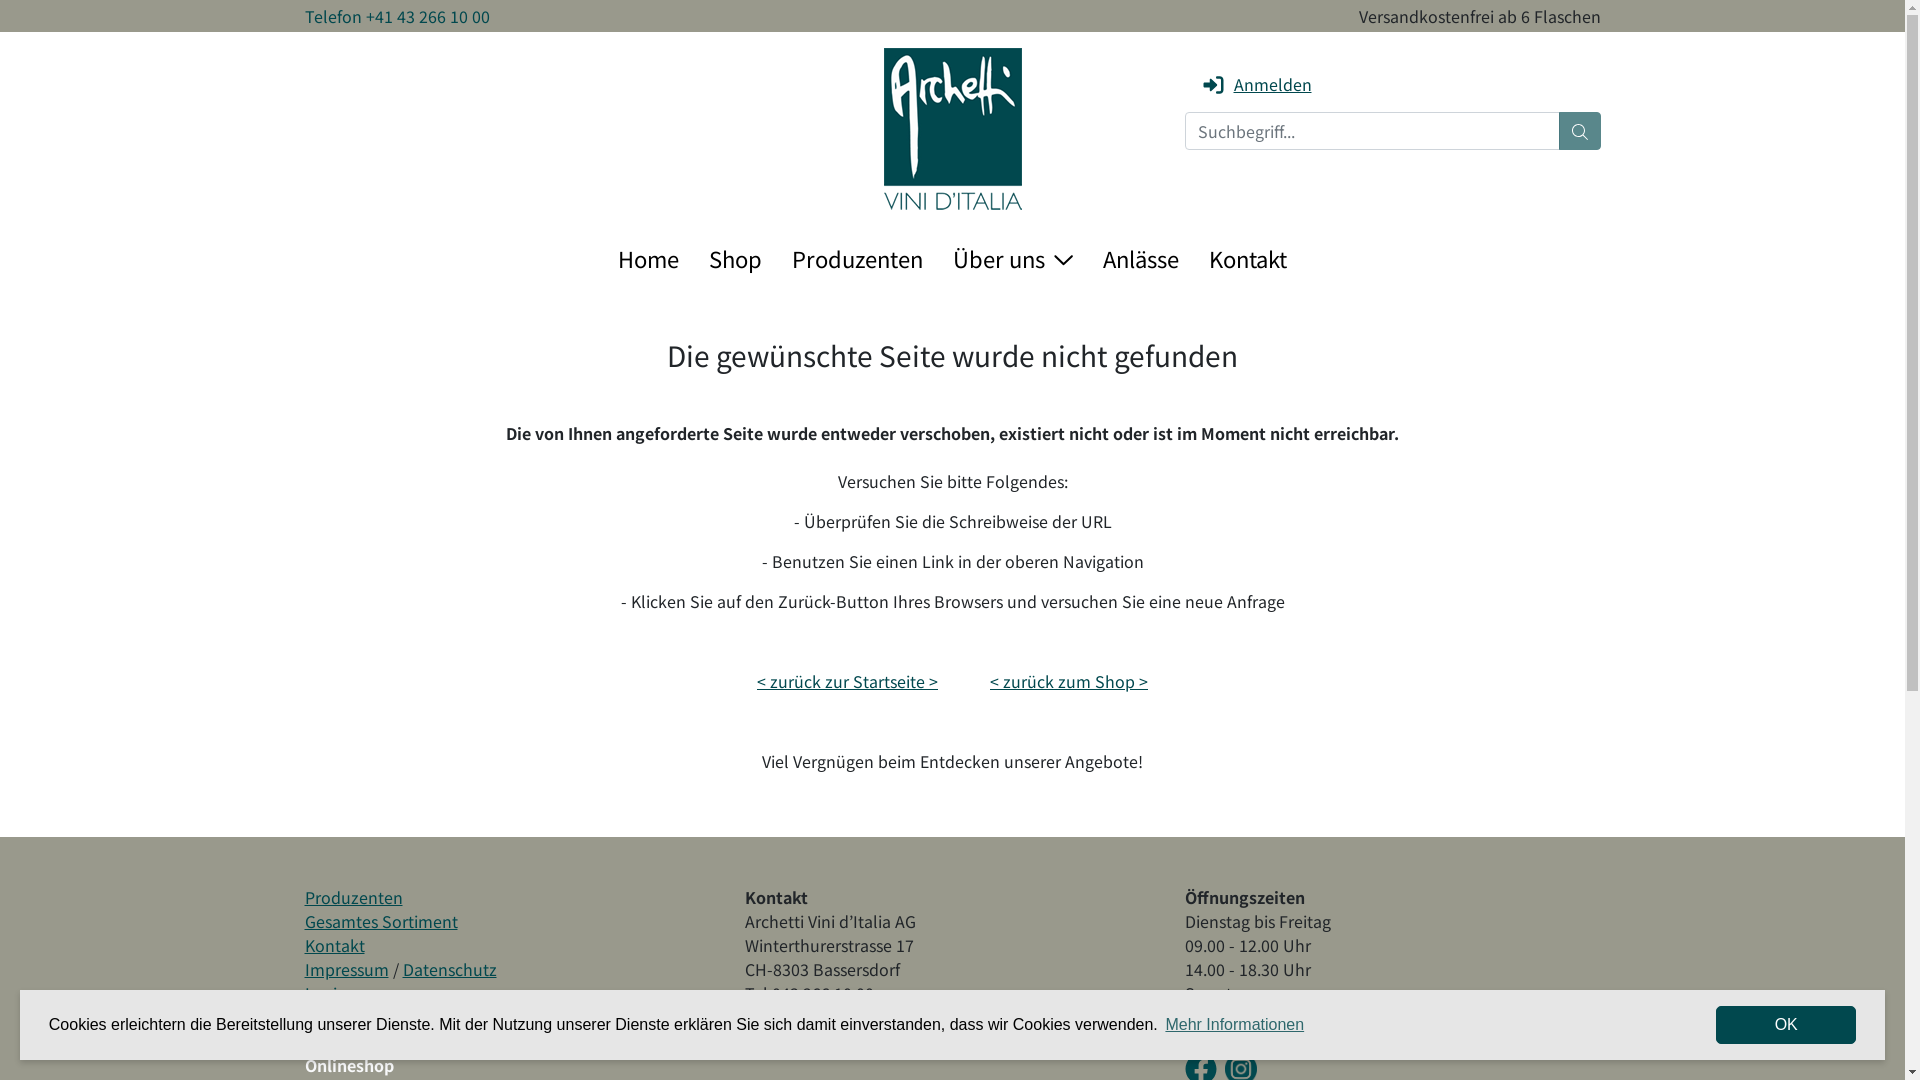 This screenshot has height=1080, width=1920. Describe the element at coordinates (345, 967) in the screenshot. I see `'Impressum'` at that location.